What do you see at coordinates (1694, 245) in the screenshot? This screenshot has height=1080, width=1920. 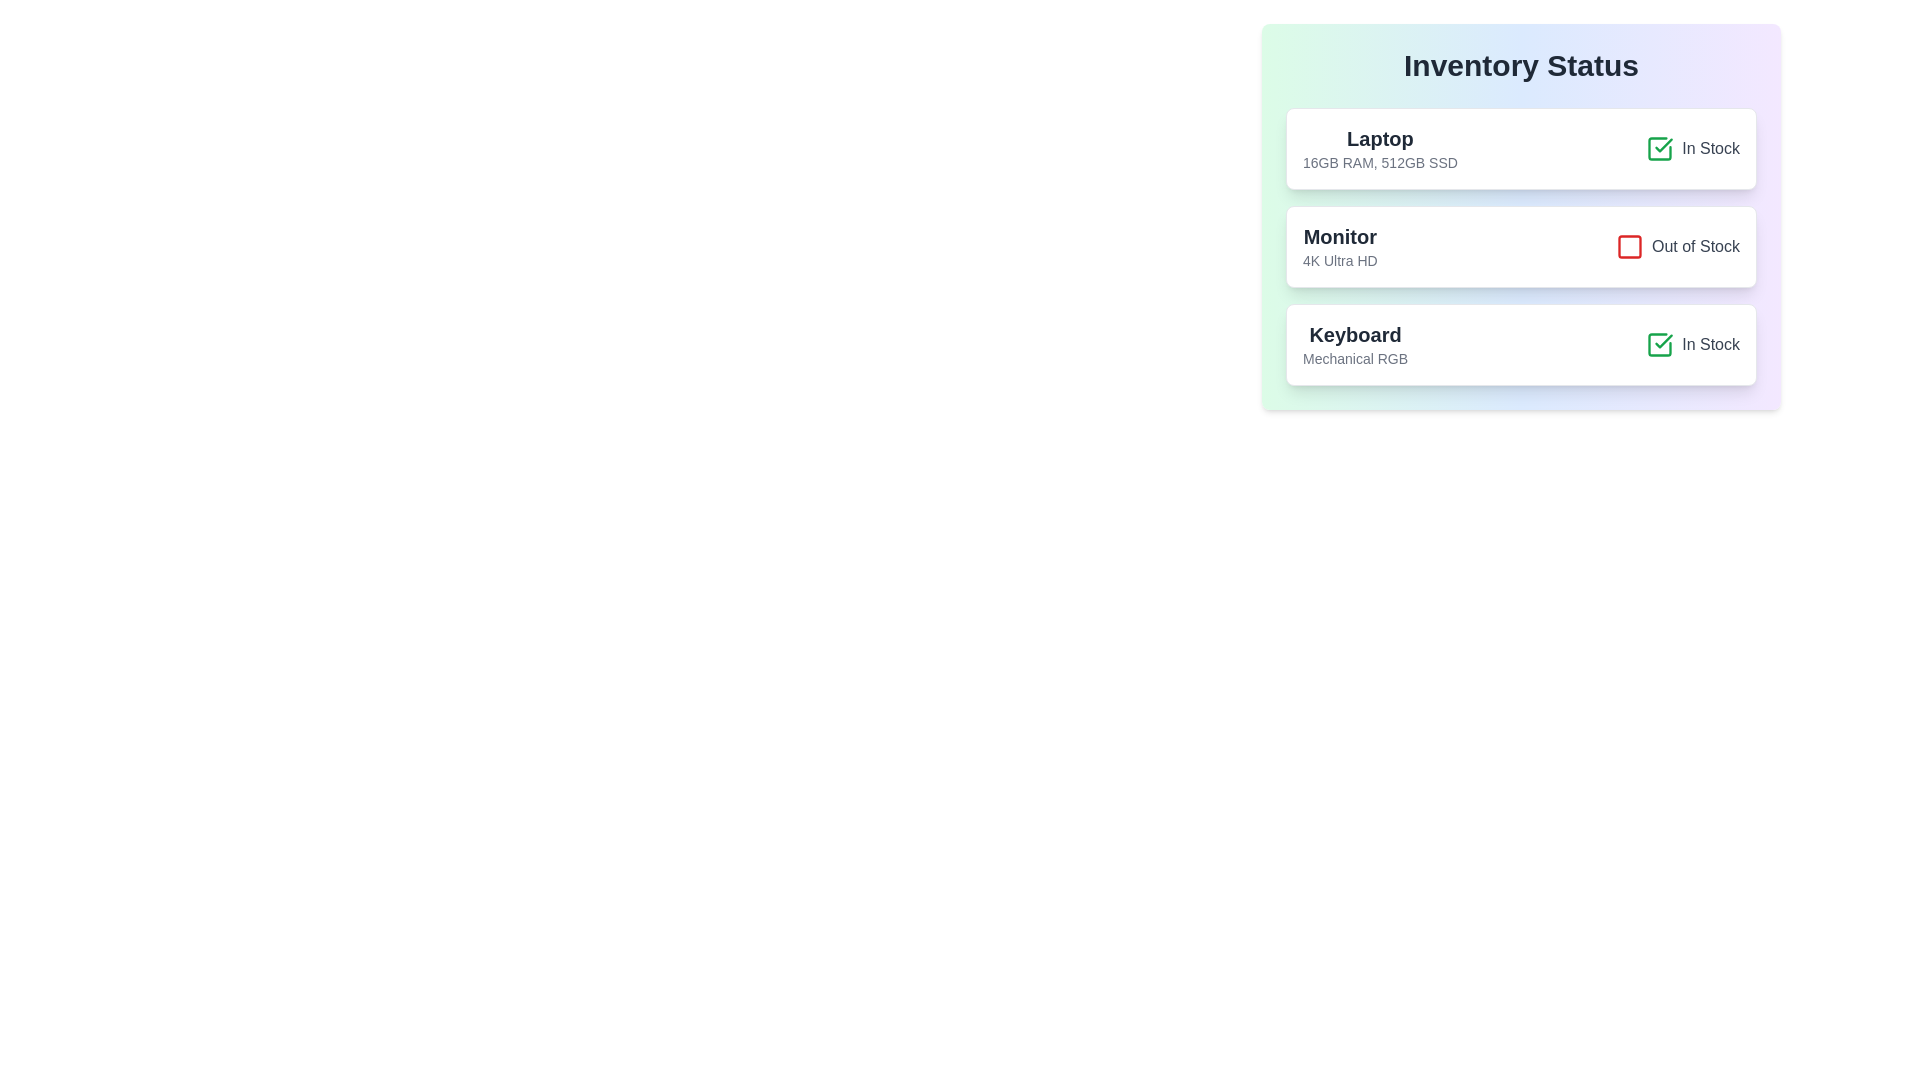 I see `the 'Out of Stock' text label, which is displayed in gray font next to a red icon in the inventory status list for the 'Monitor' entry` at bounding box center [1694, 245].